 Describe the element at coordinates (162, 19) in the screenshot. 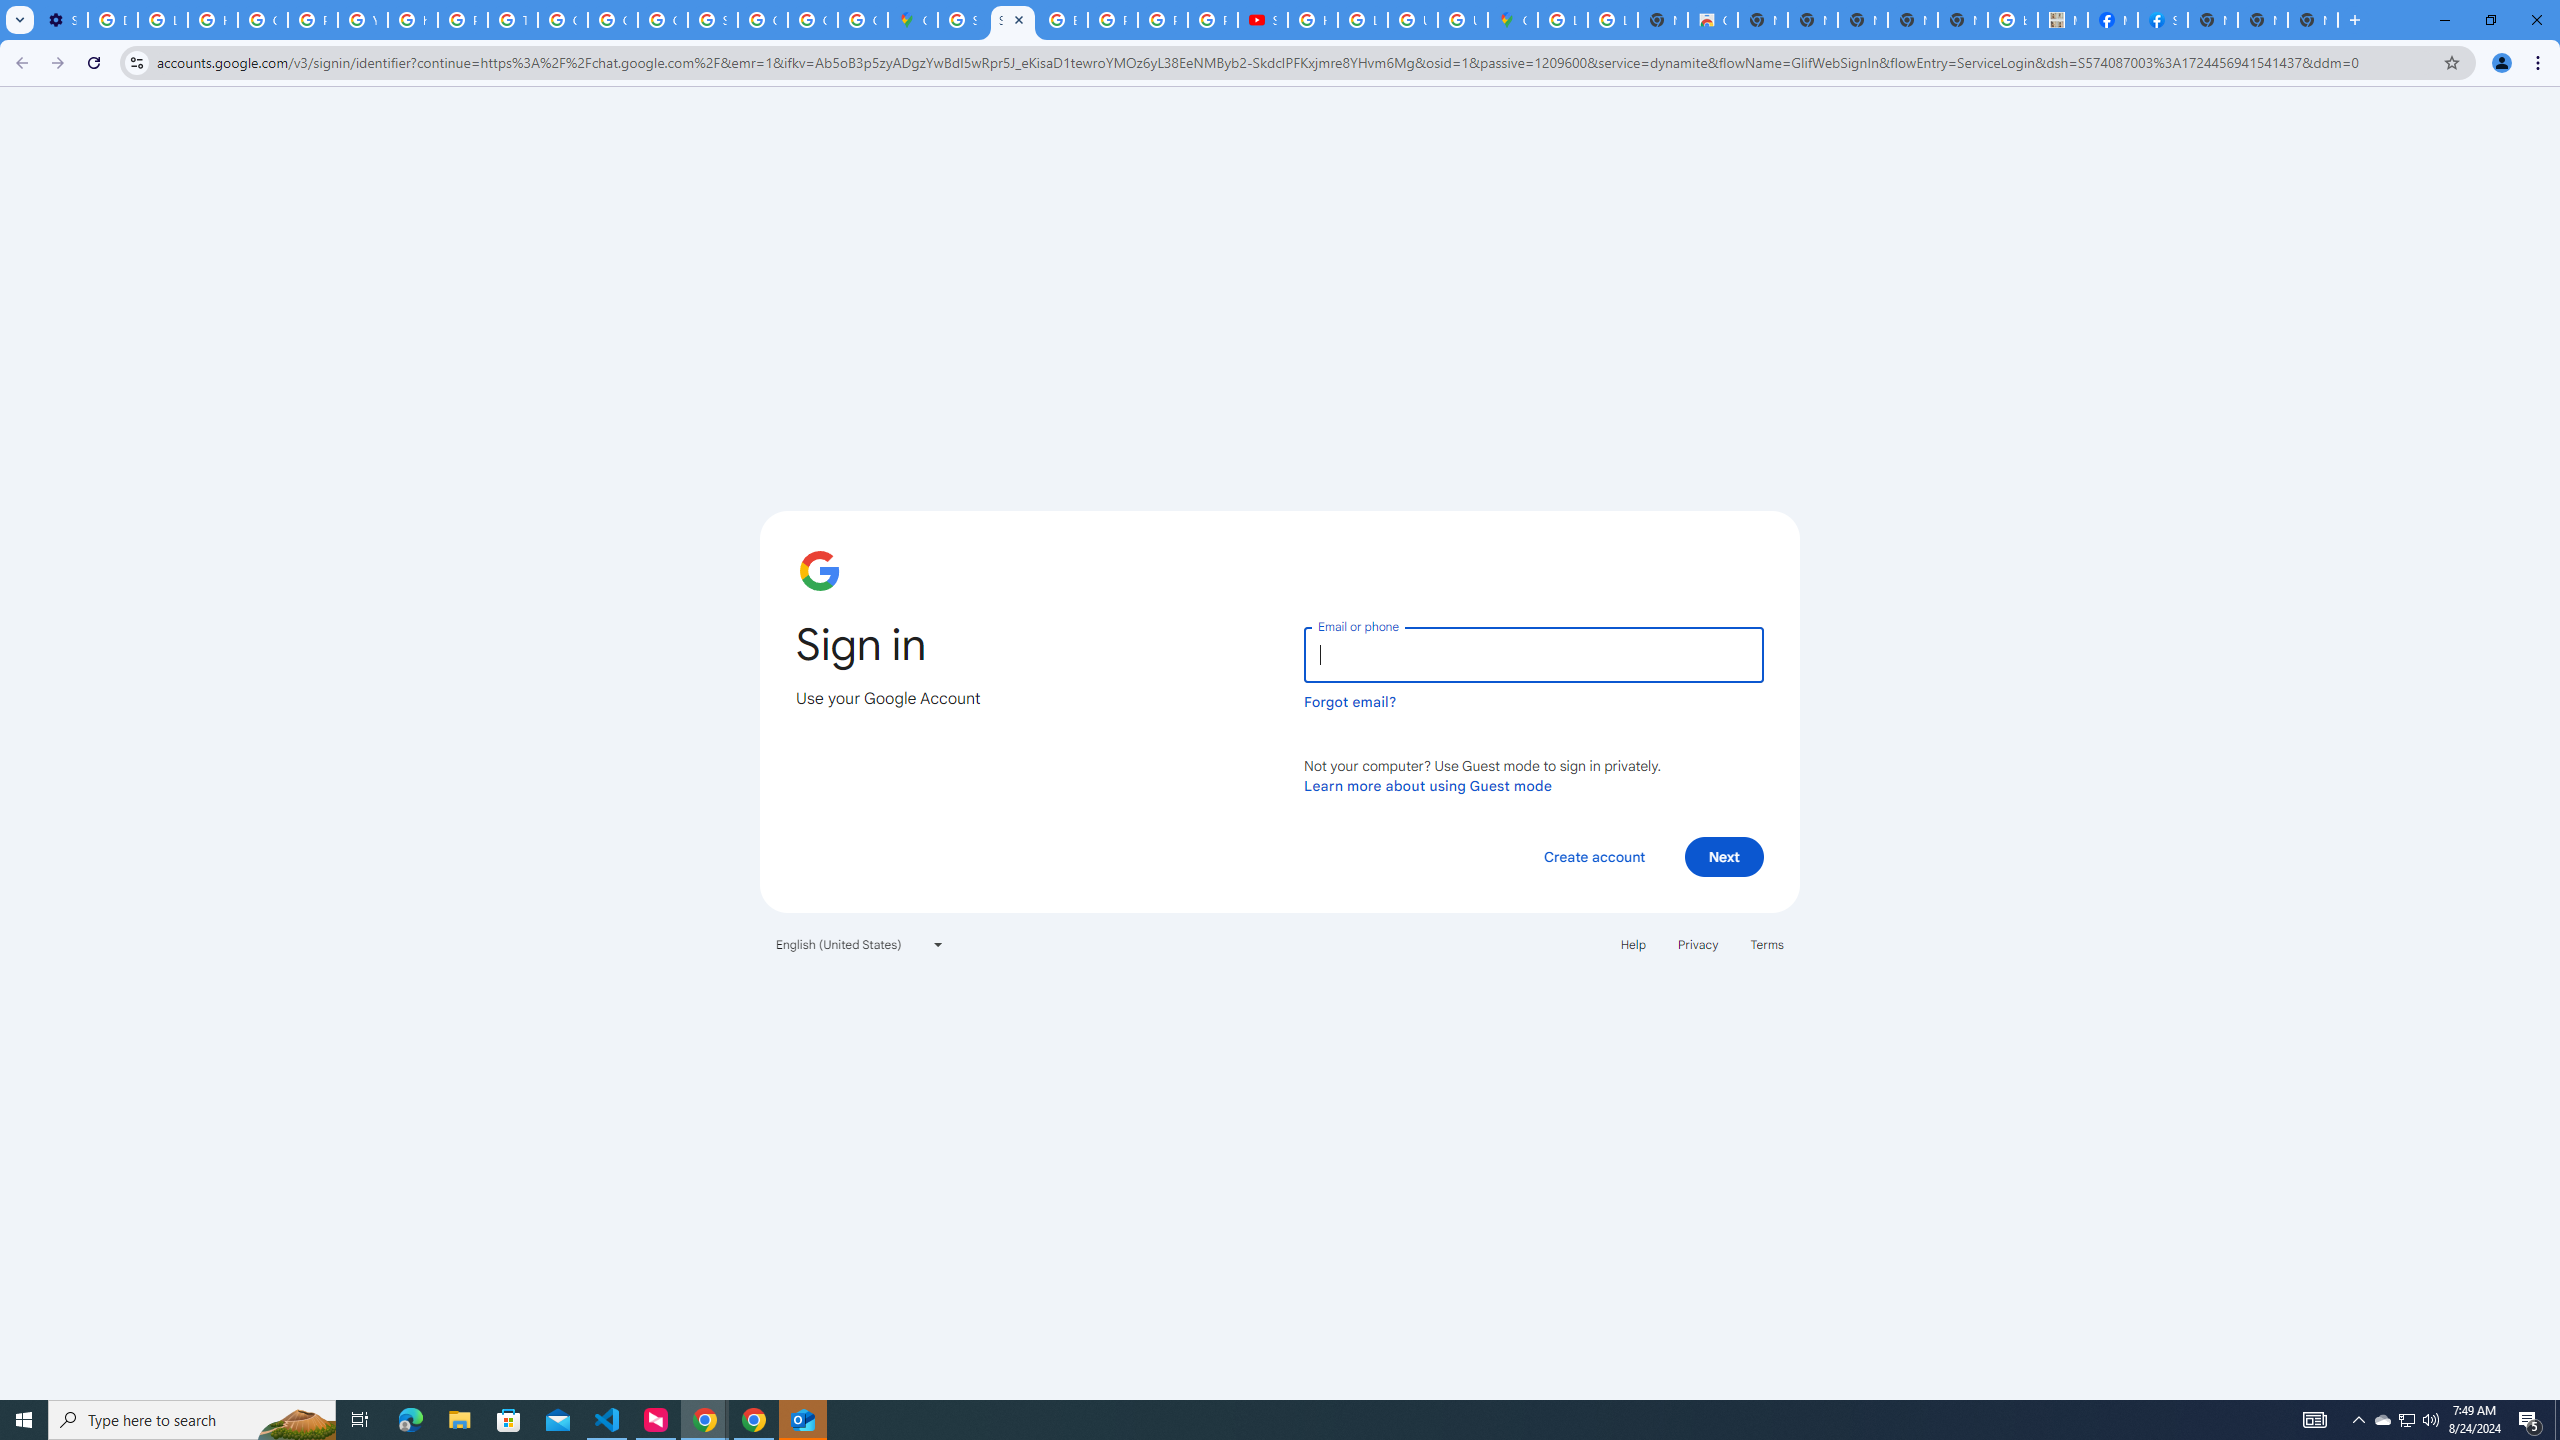

I see `'Learn how to find your photos - Google Photos Help'` at that location.